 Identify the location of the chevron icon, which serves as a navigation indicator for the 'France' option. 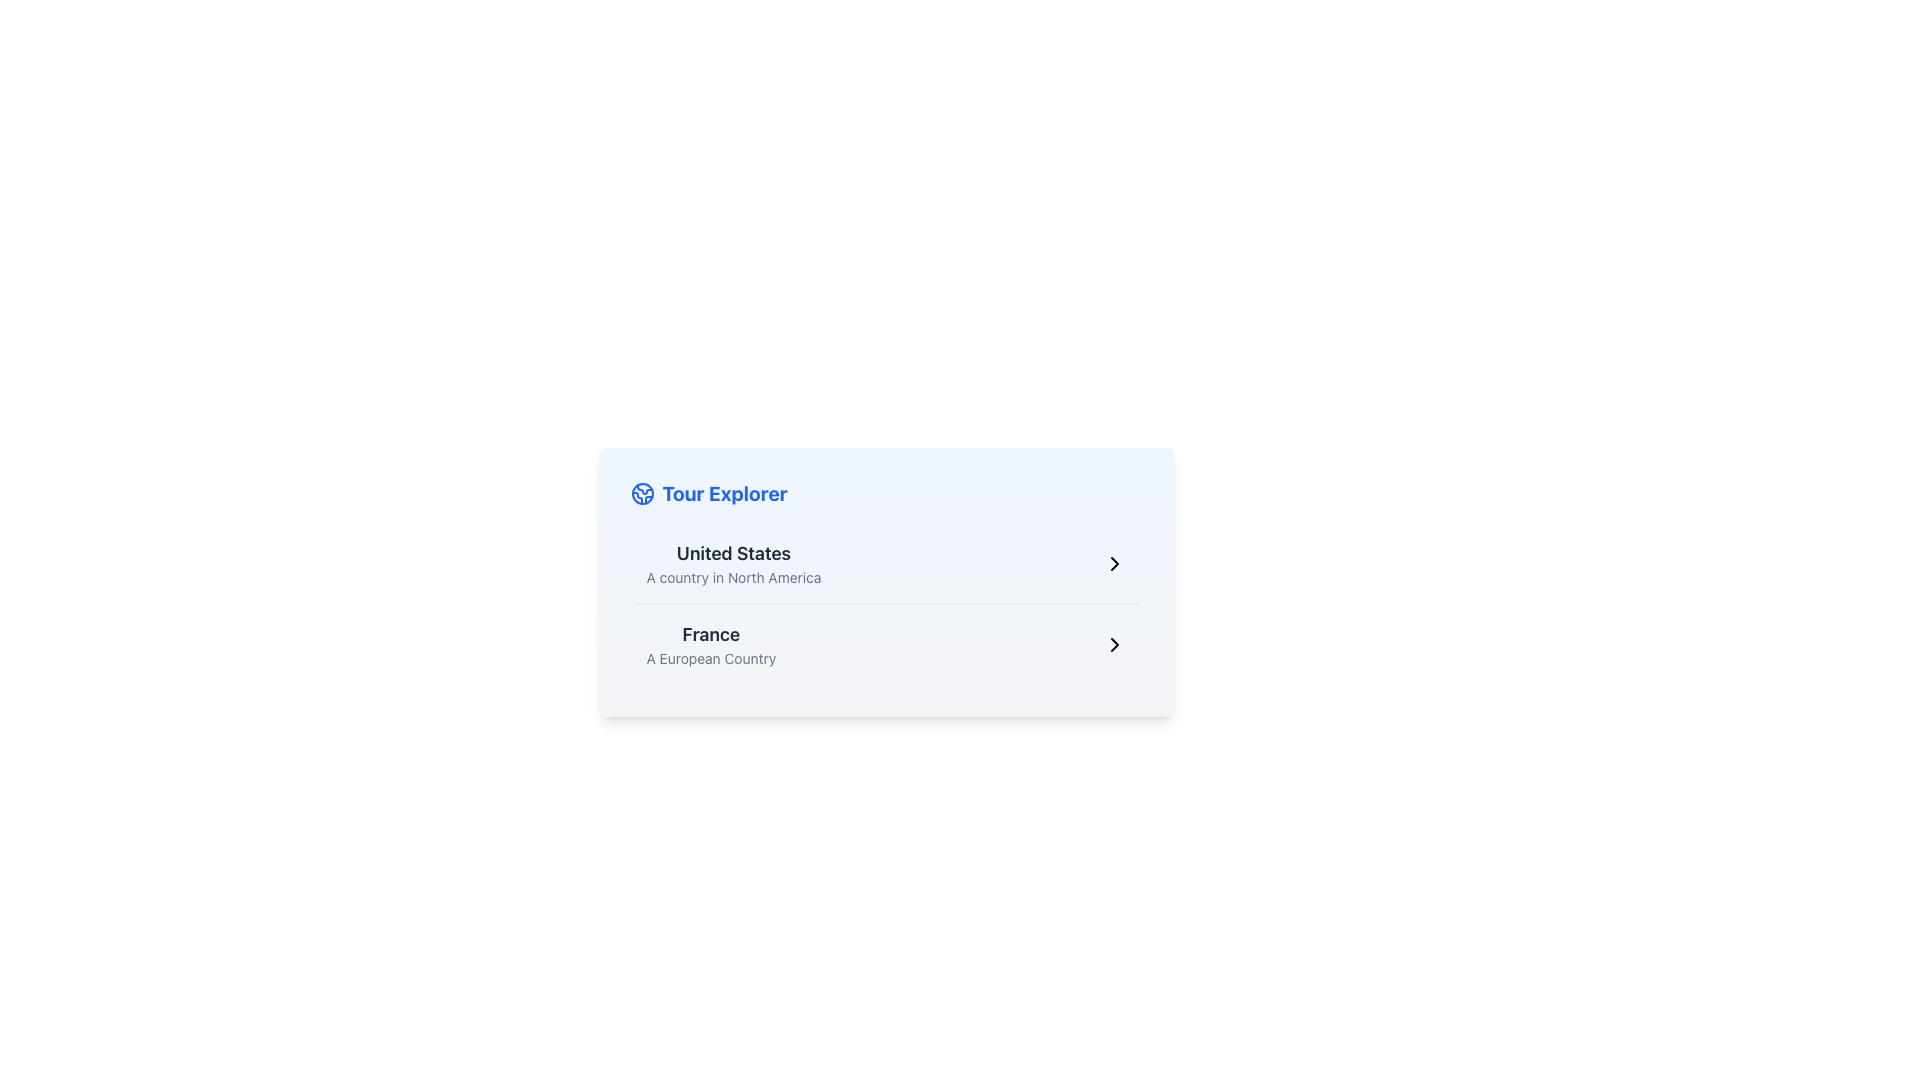
(1113, 644).